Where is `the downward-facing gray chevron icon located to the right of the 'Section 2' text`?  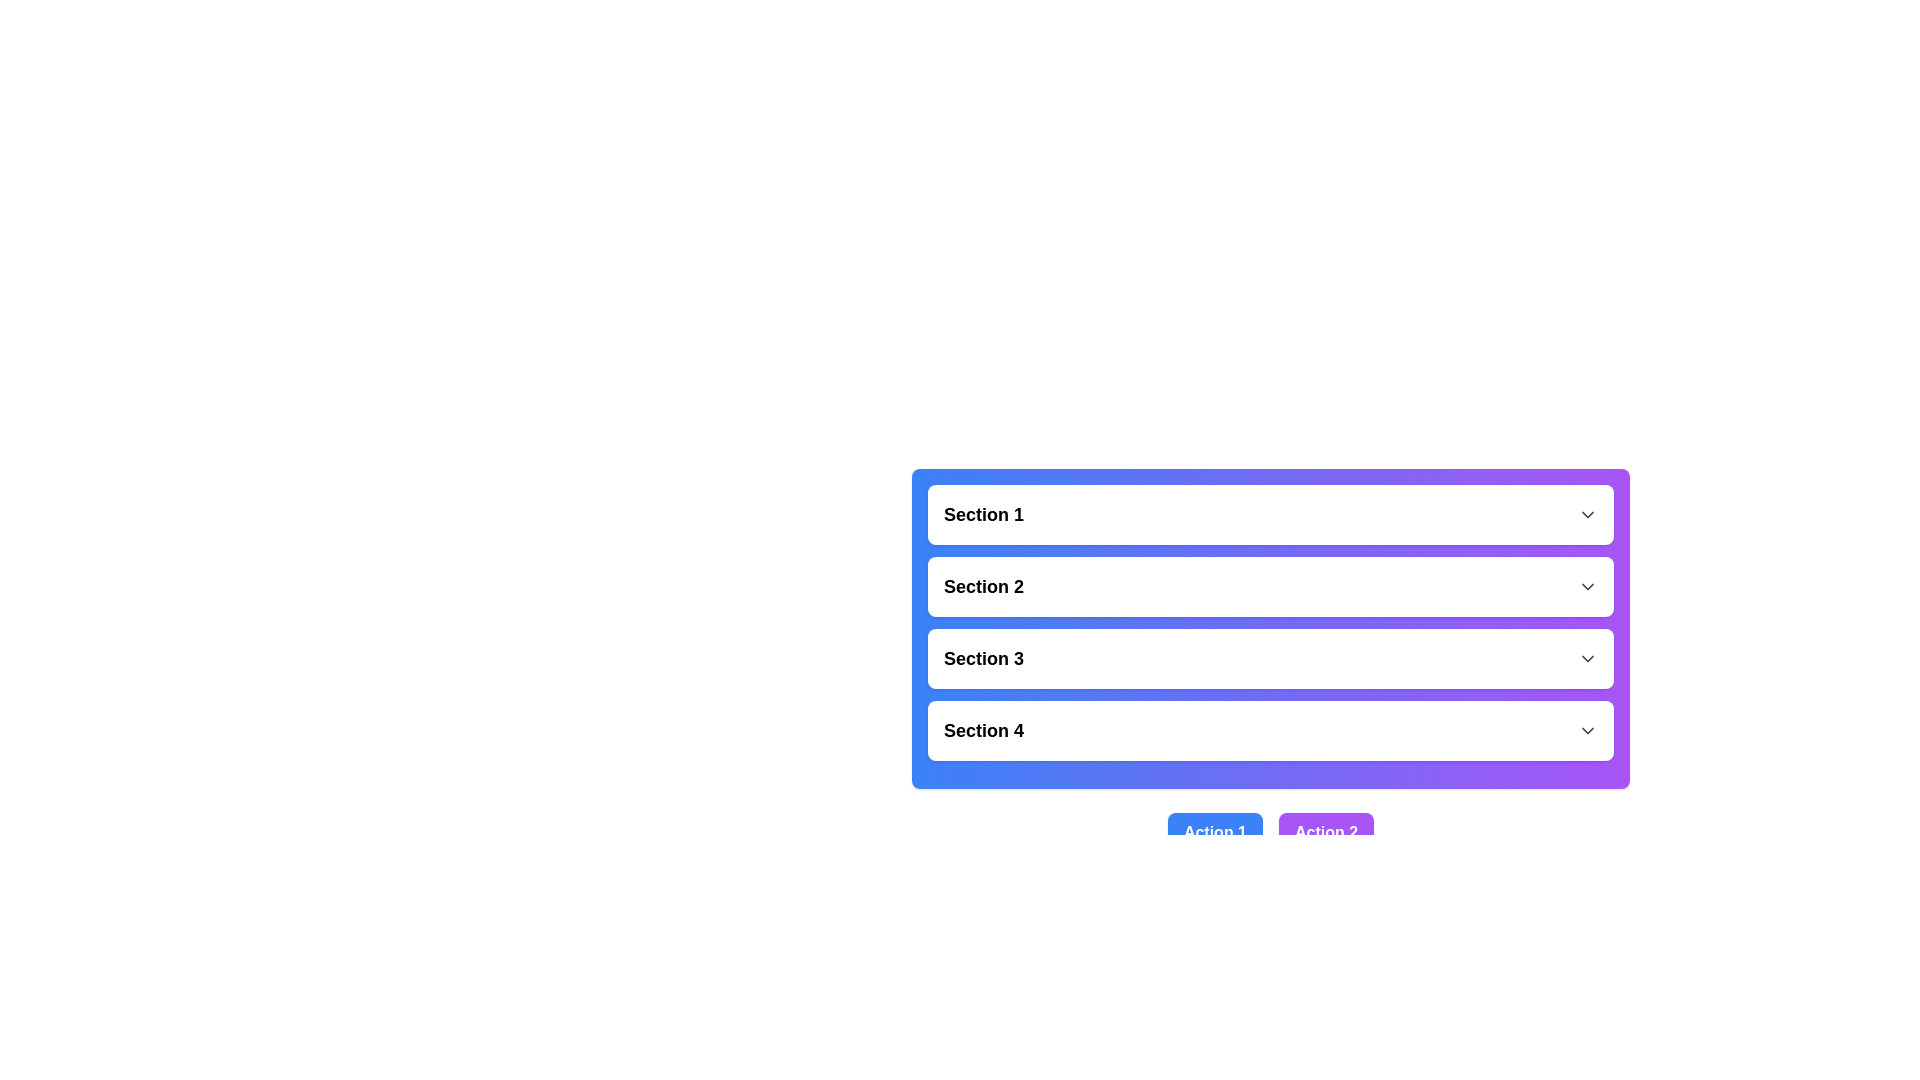 the downward-facing gray chevron icon located to the right of the 'Section 2' text is located at coordinates (1587, 585).